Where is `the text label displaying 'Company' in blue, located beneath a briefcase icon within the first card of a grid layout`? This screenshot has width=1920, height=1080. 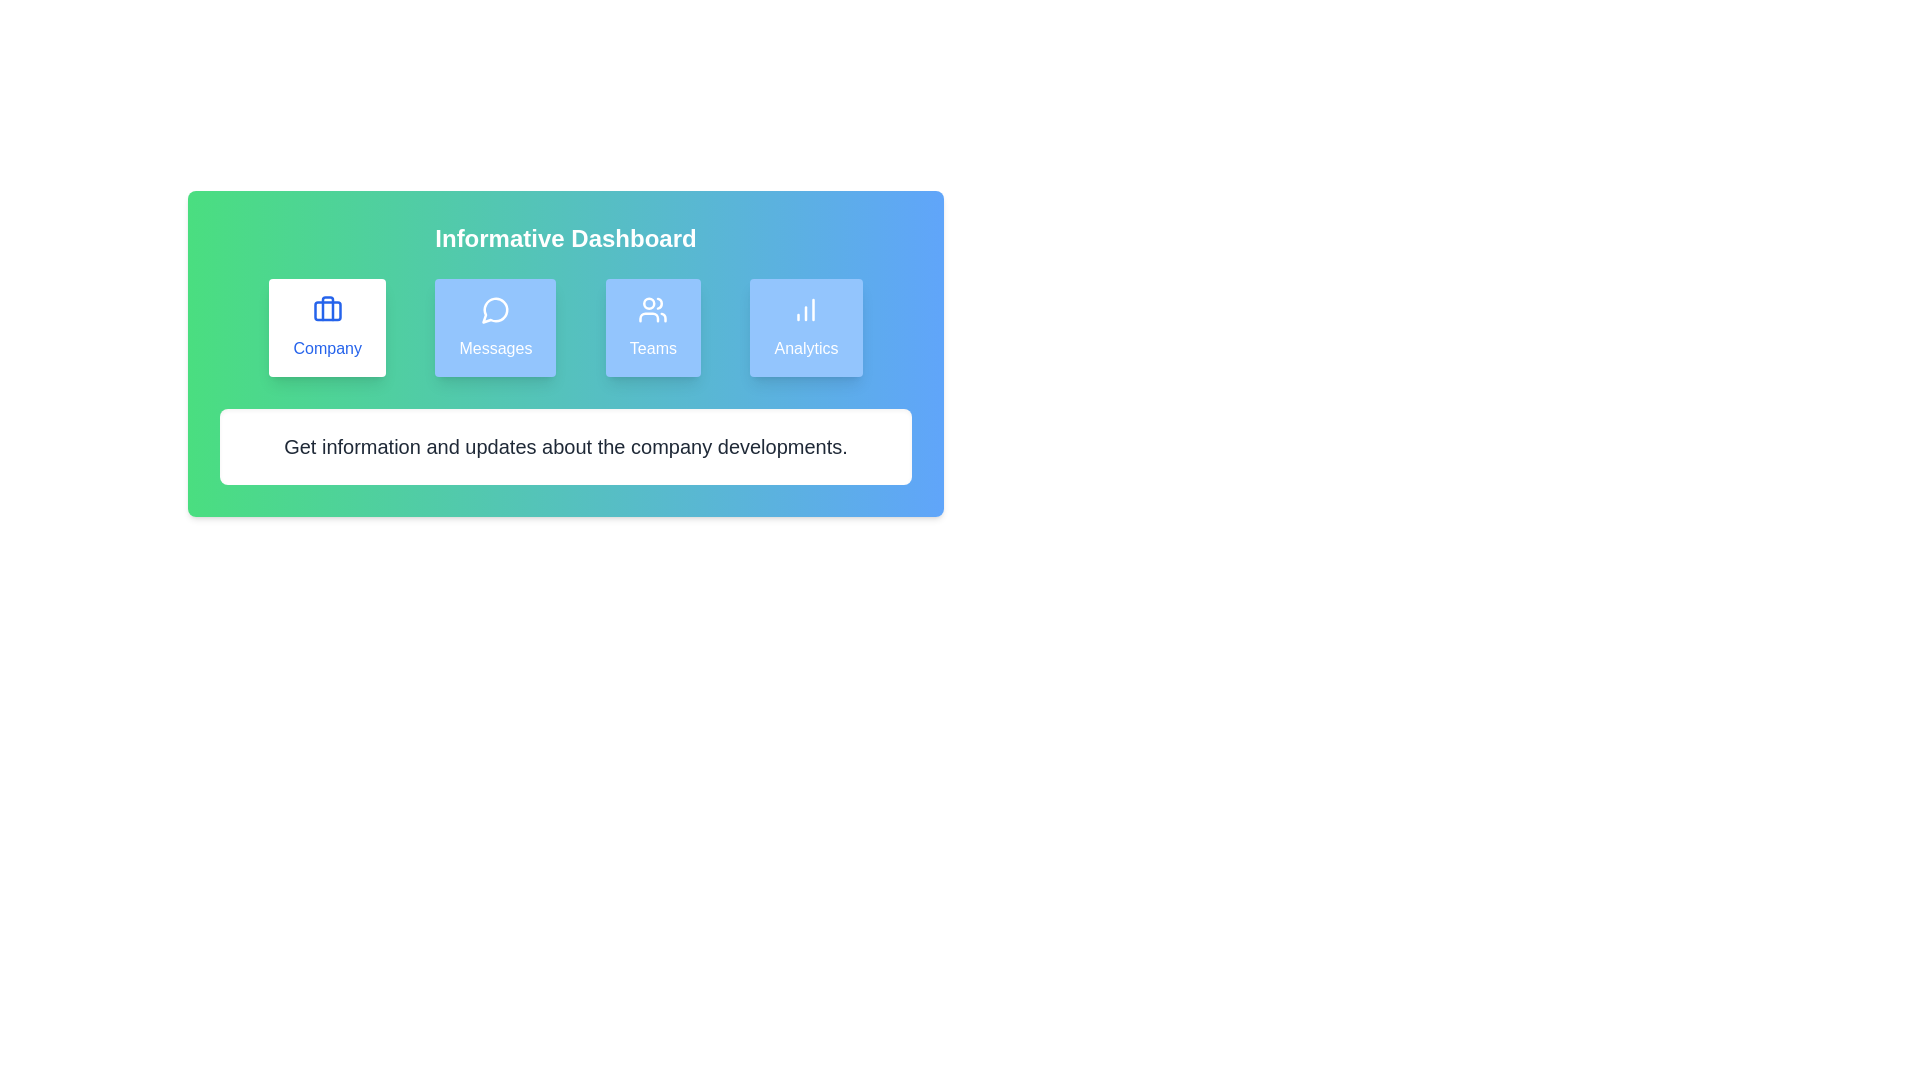
the text label displaying 'Company' in blue, located beneath a briefcase icon within the first card of a grid layout is located at coordinates (327, 347).